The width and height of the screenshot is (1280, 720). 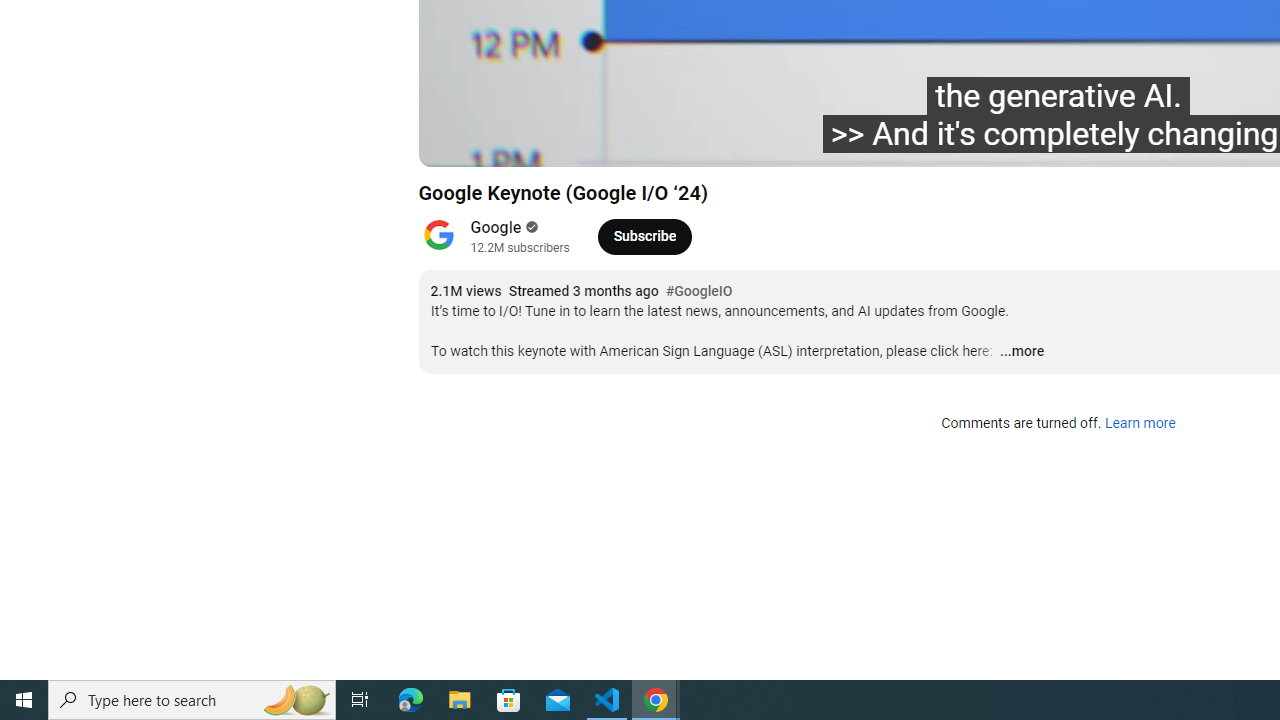 I want to click on 'Google', so click(x=496, y=226).